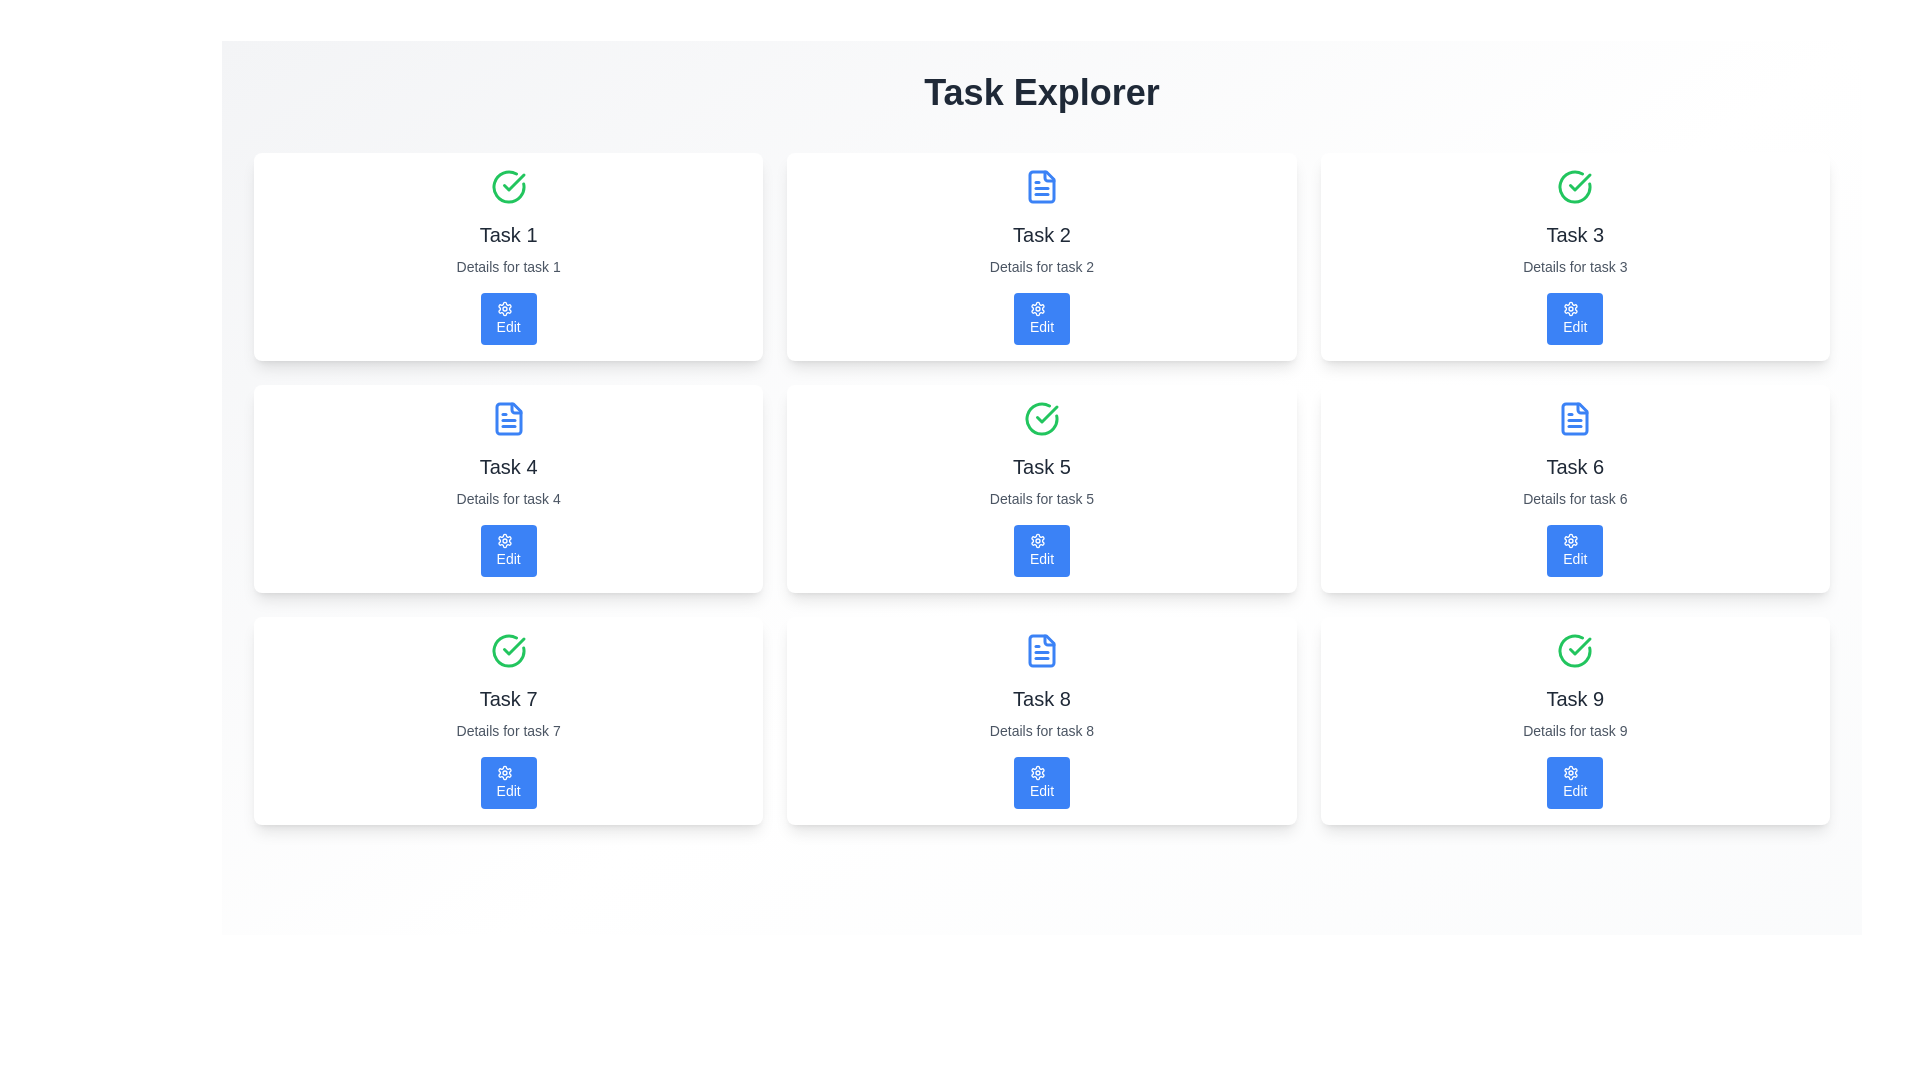 The image size is (1920, 1080). What do you see at coordinates (1570, 308) in the screenshot?
I see `the settings icon located within the blue 'Edit' button in the task card labeled 'Task 3', positioned in the top-right section of the grid layout` at bounding box center [1570, 308].